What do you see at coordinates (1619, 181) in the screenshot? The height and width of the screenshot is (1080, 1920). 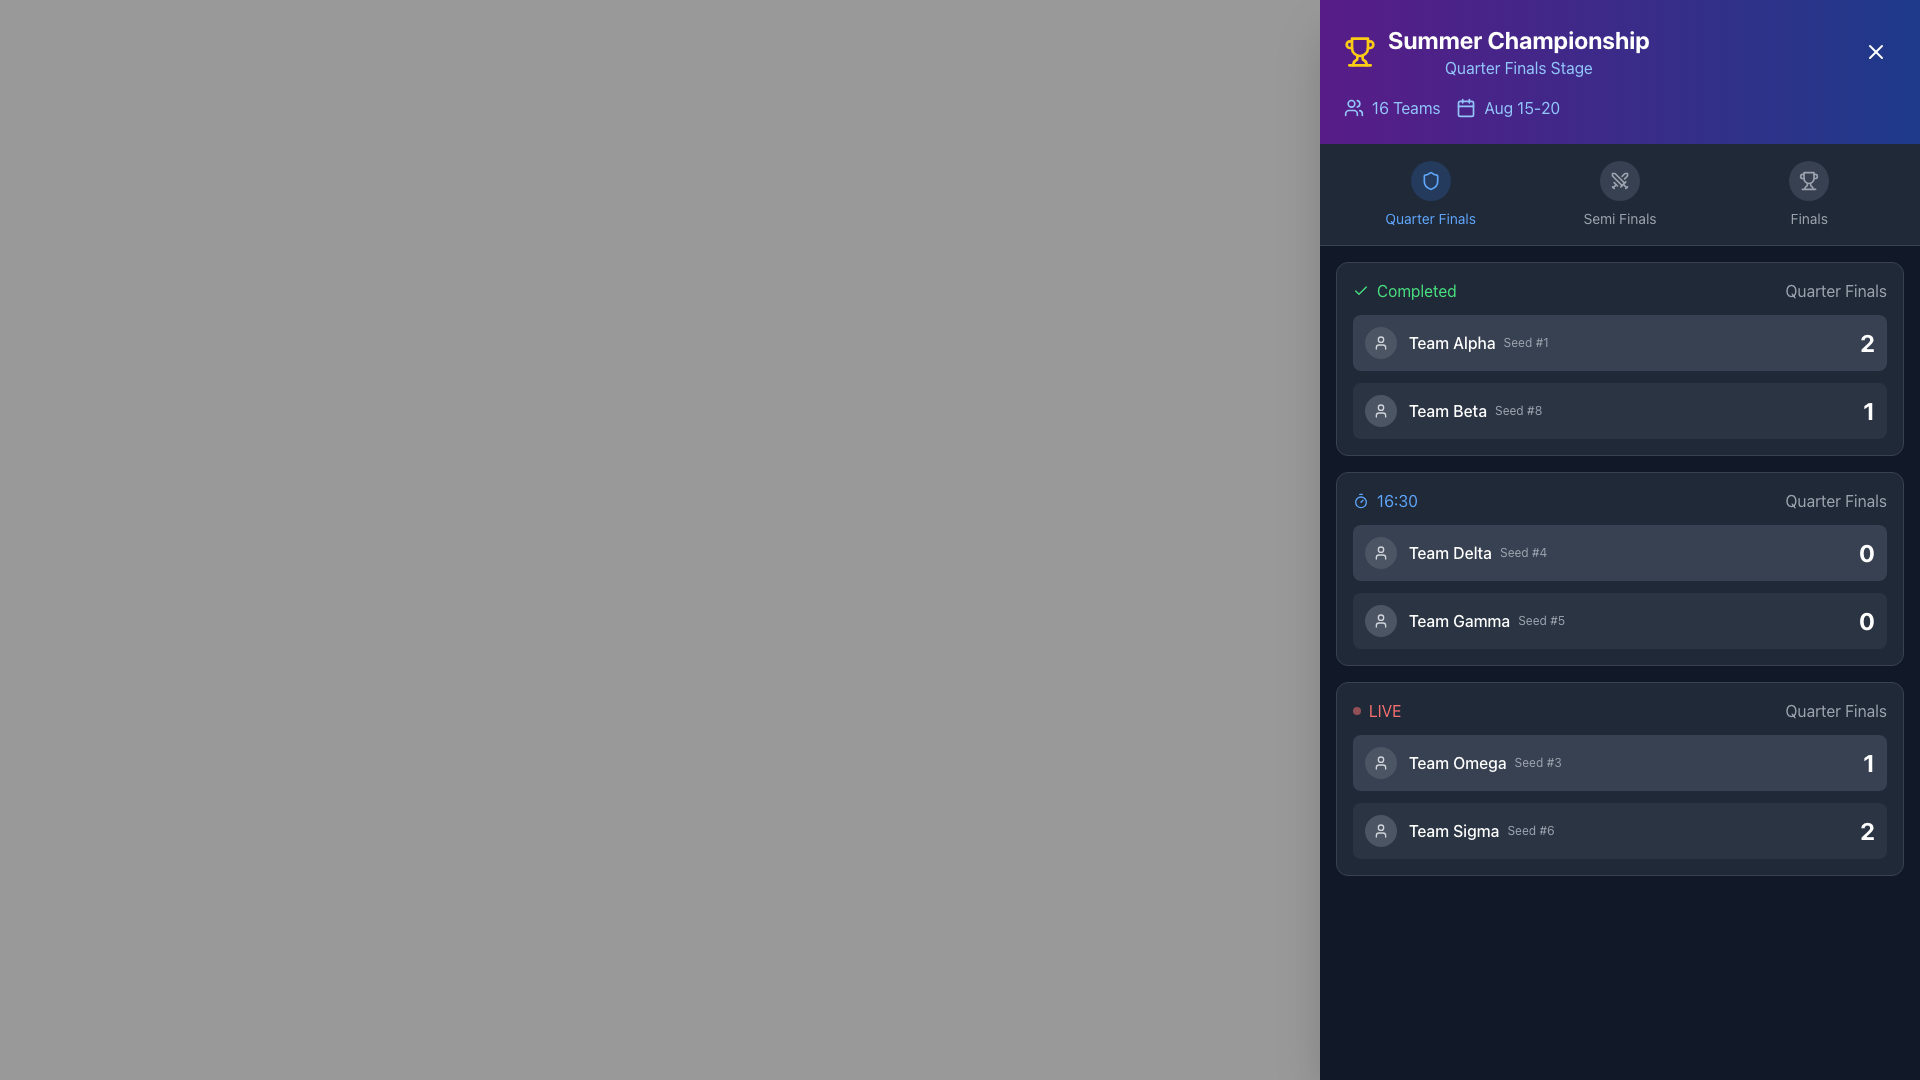 I see `the crossed swords icon on the dark rounded square background` at bounding box center [1619, 181].